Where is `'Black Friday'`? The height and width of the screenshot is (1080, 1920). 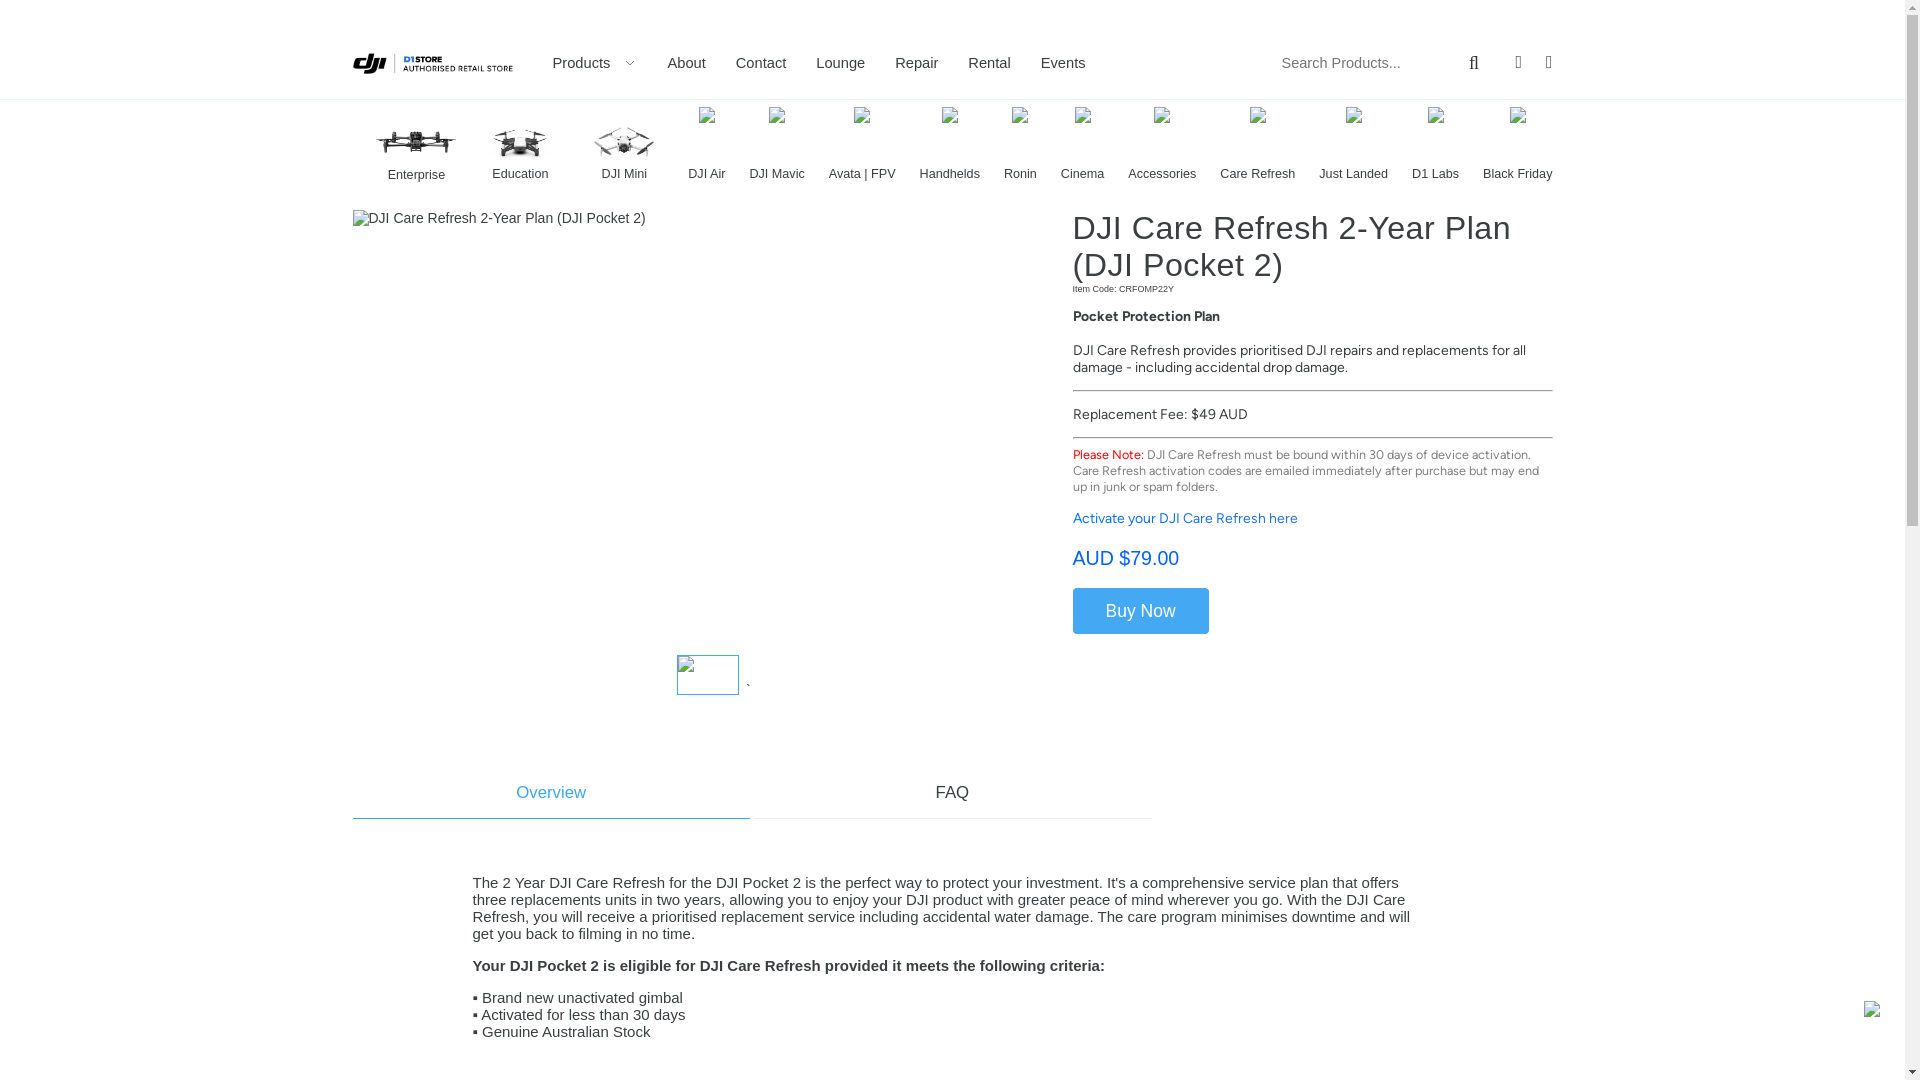 'Black Friday' is located at coordinates (1517, 143).